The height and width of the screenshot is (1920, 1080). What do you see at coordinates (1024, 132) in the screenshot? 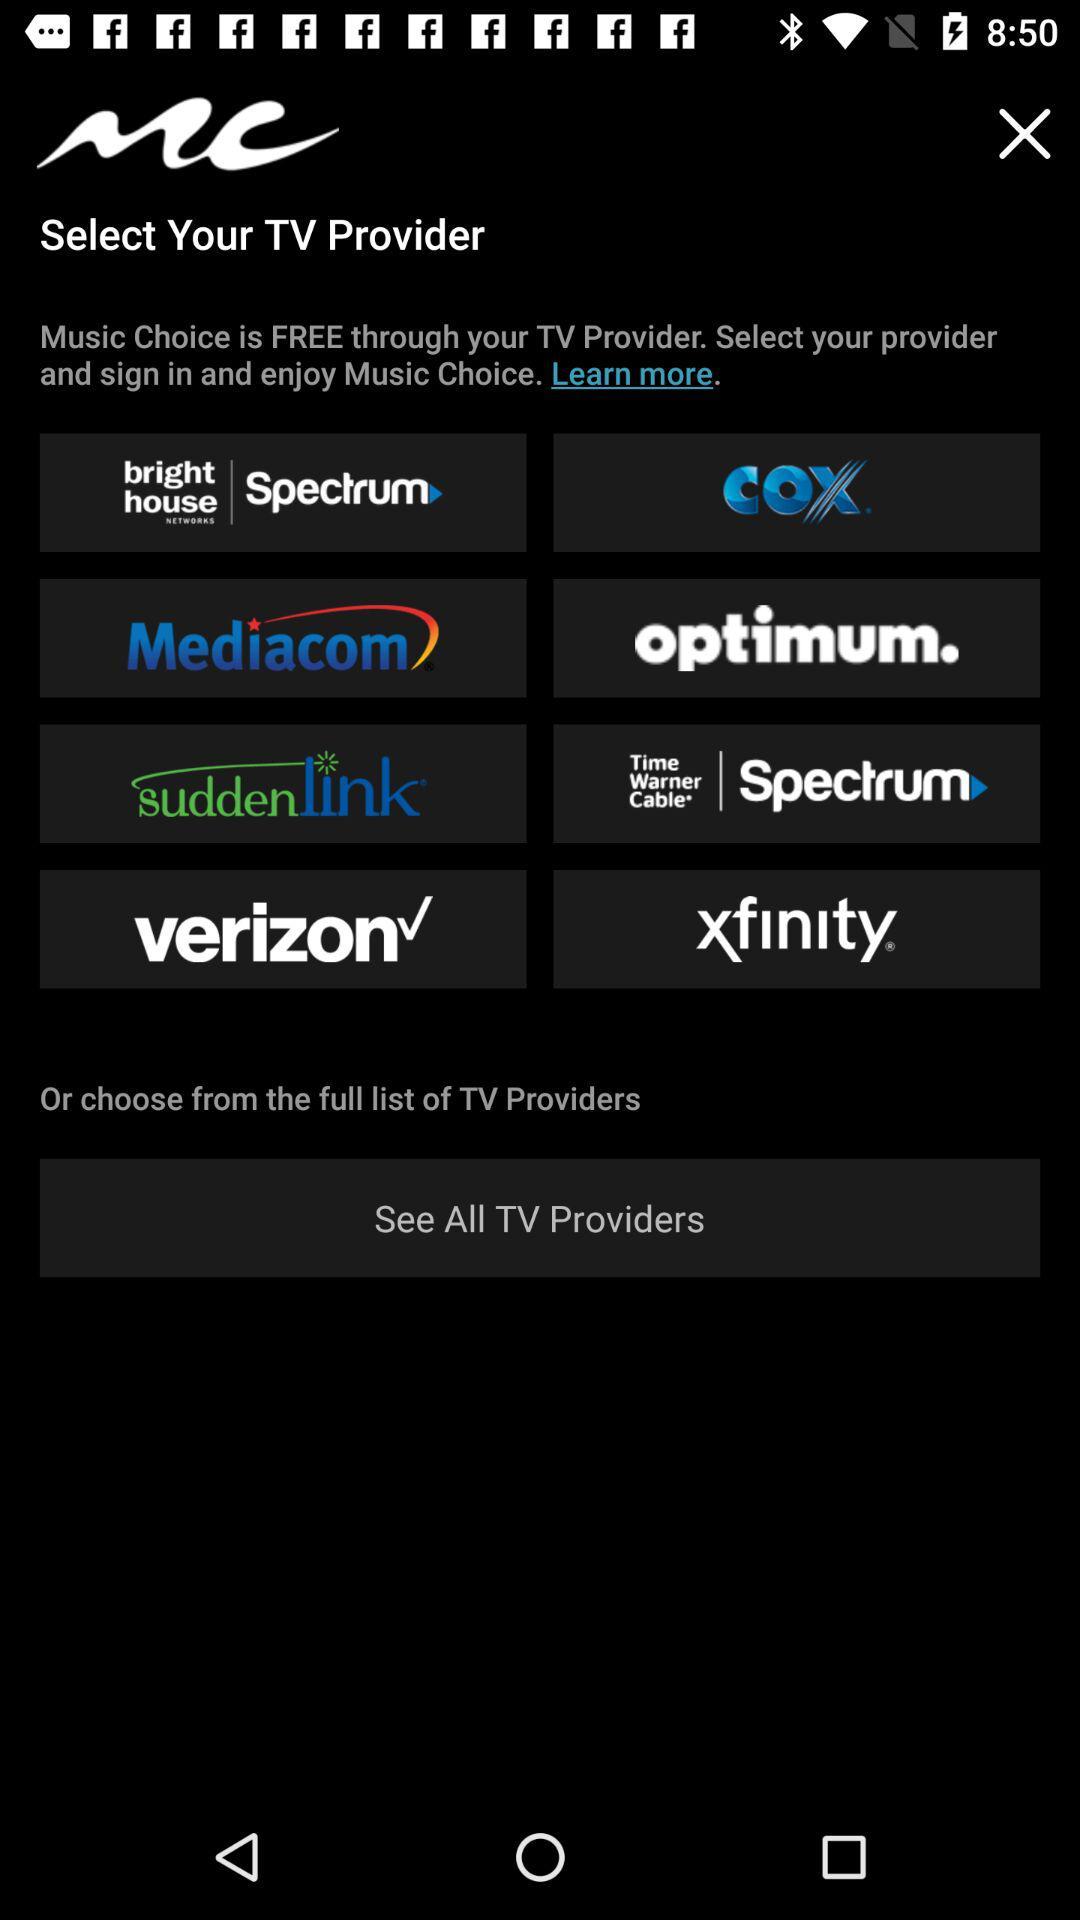
I see `icon to the right of select your tv` at bounding box center [1024, 132].